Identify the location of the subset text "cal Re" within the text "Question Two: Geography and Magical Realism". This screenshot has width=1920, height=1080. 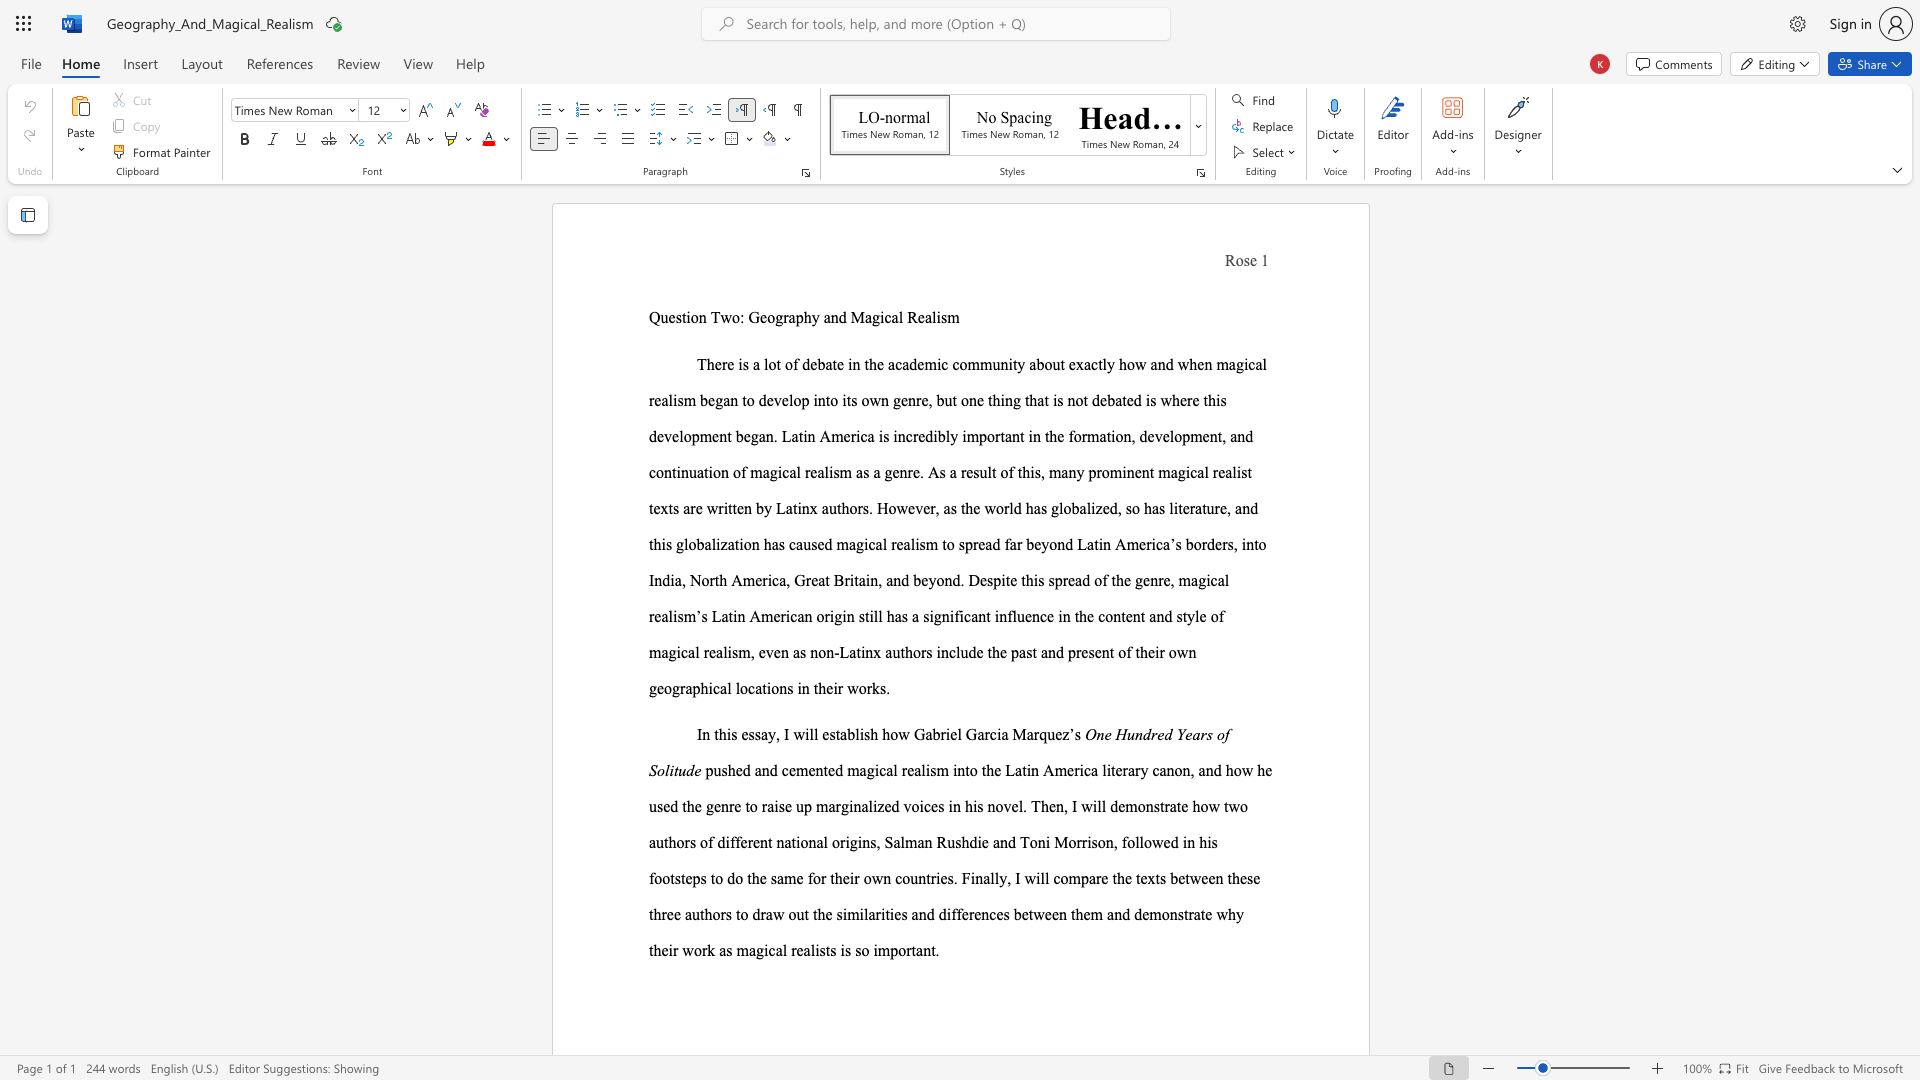
(883, 316).